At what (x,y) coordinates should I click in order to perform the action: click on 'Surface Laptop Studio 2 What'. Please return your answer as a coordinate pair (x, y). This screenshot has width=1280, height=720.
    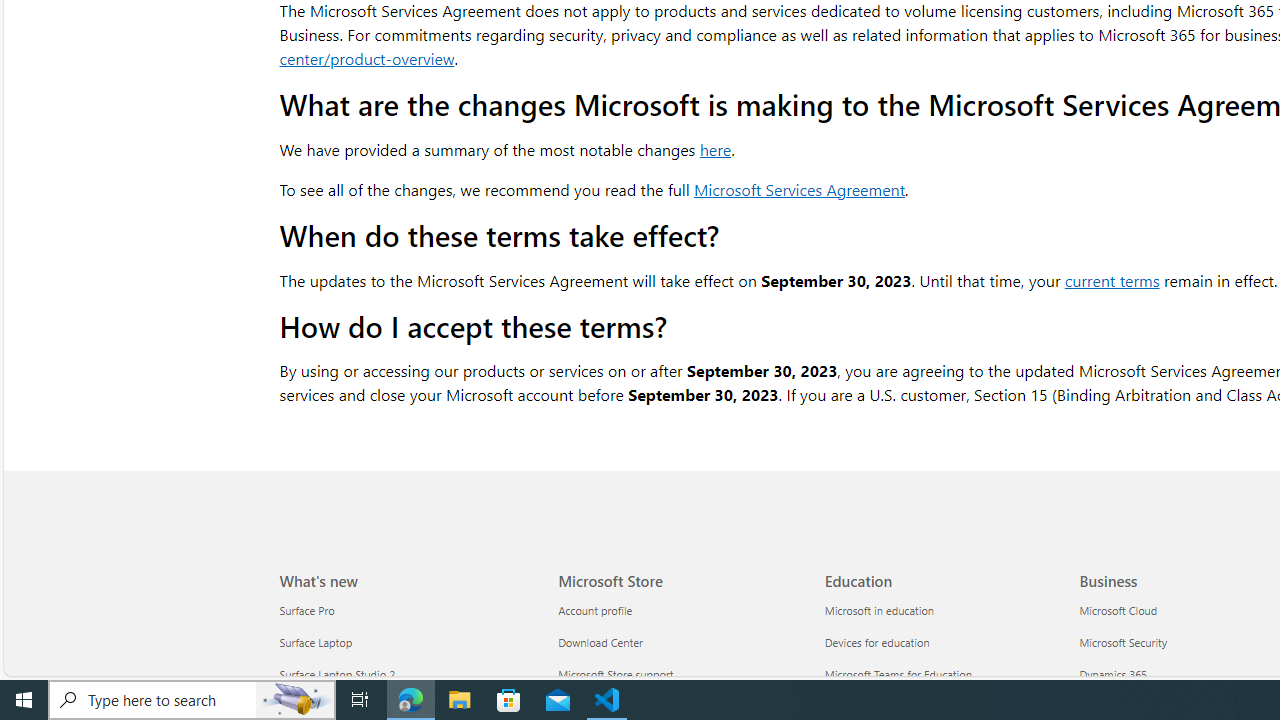
    Looking at the image, I should click on (337, 675).